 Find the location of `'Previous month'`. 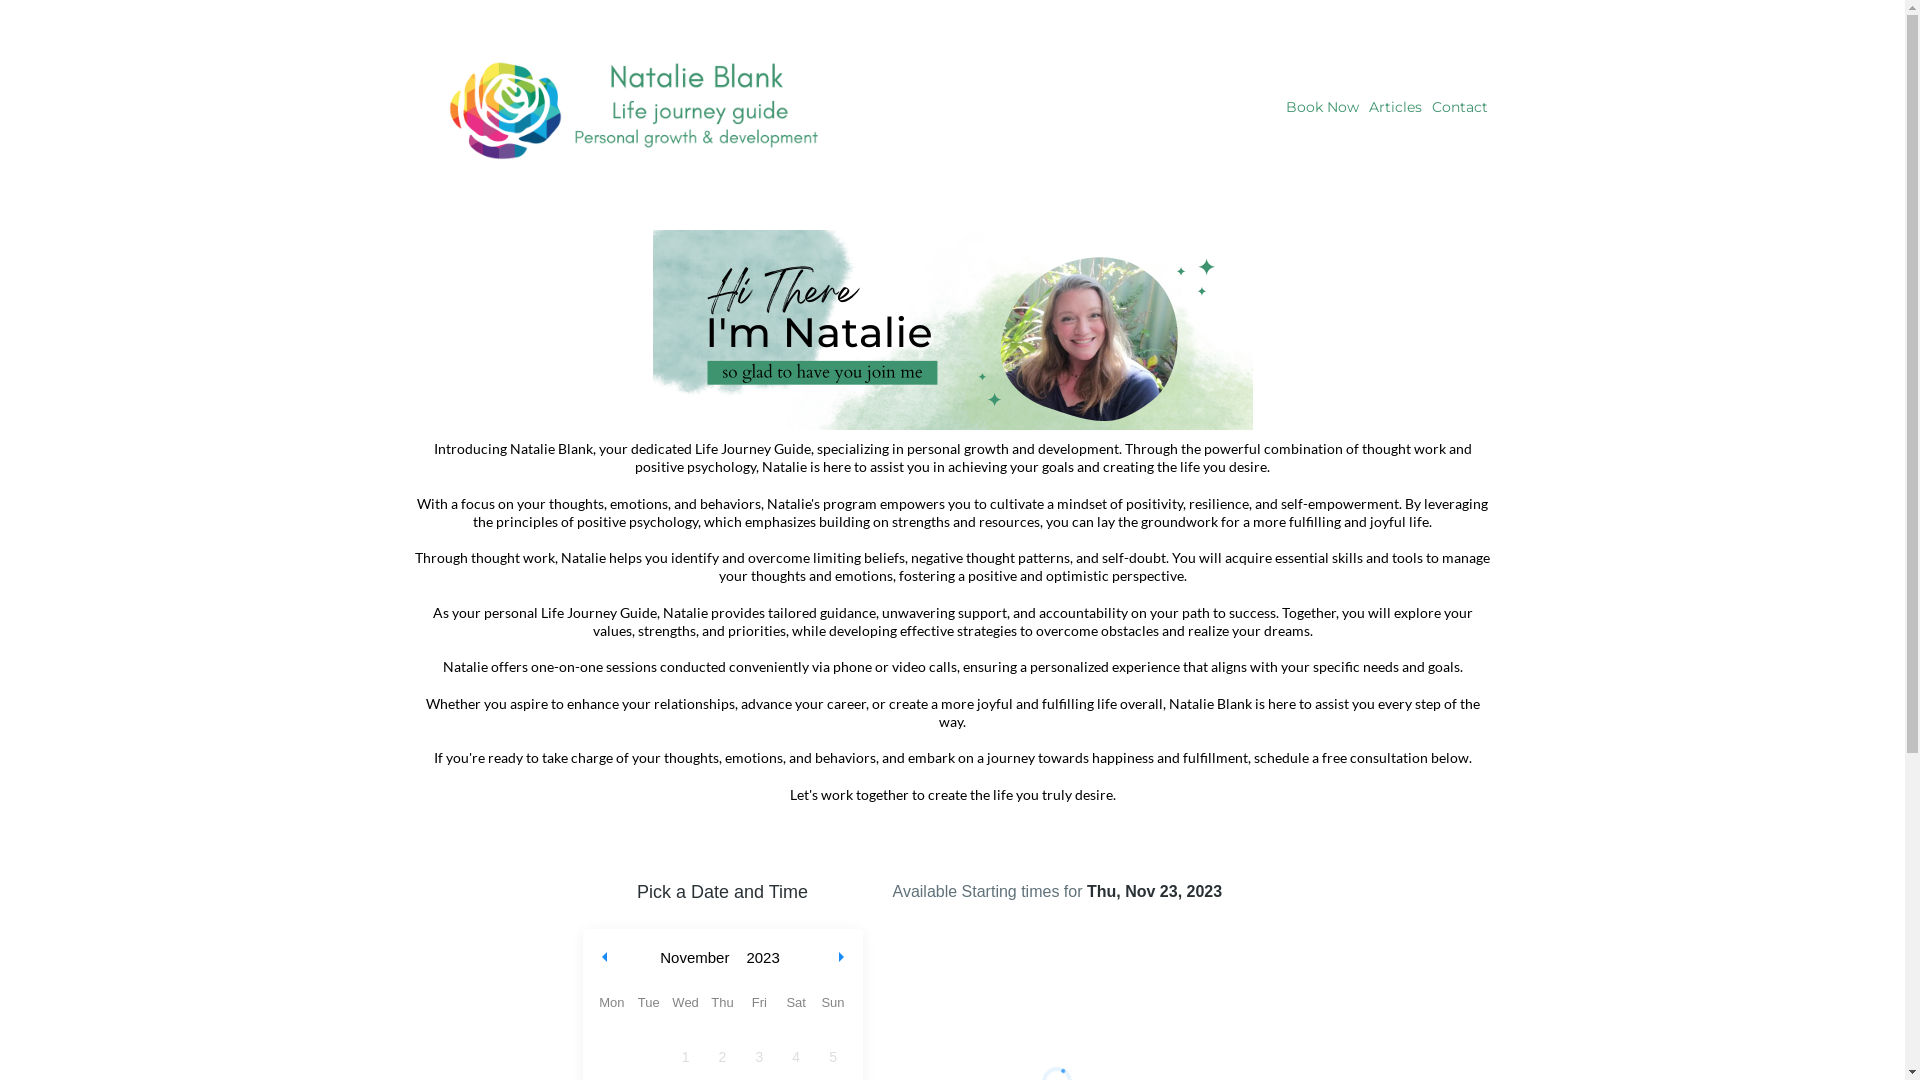

'Previous month' is located at coordinates (579, 956).